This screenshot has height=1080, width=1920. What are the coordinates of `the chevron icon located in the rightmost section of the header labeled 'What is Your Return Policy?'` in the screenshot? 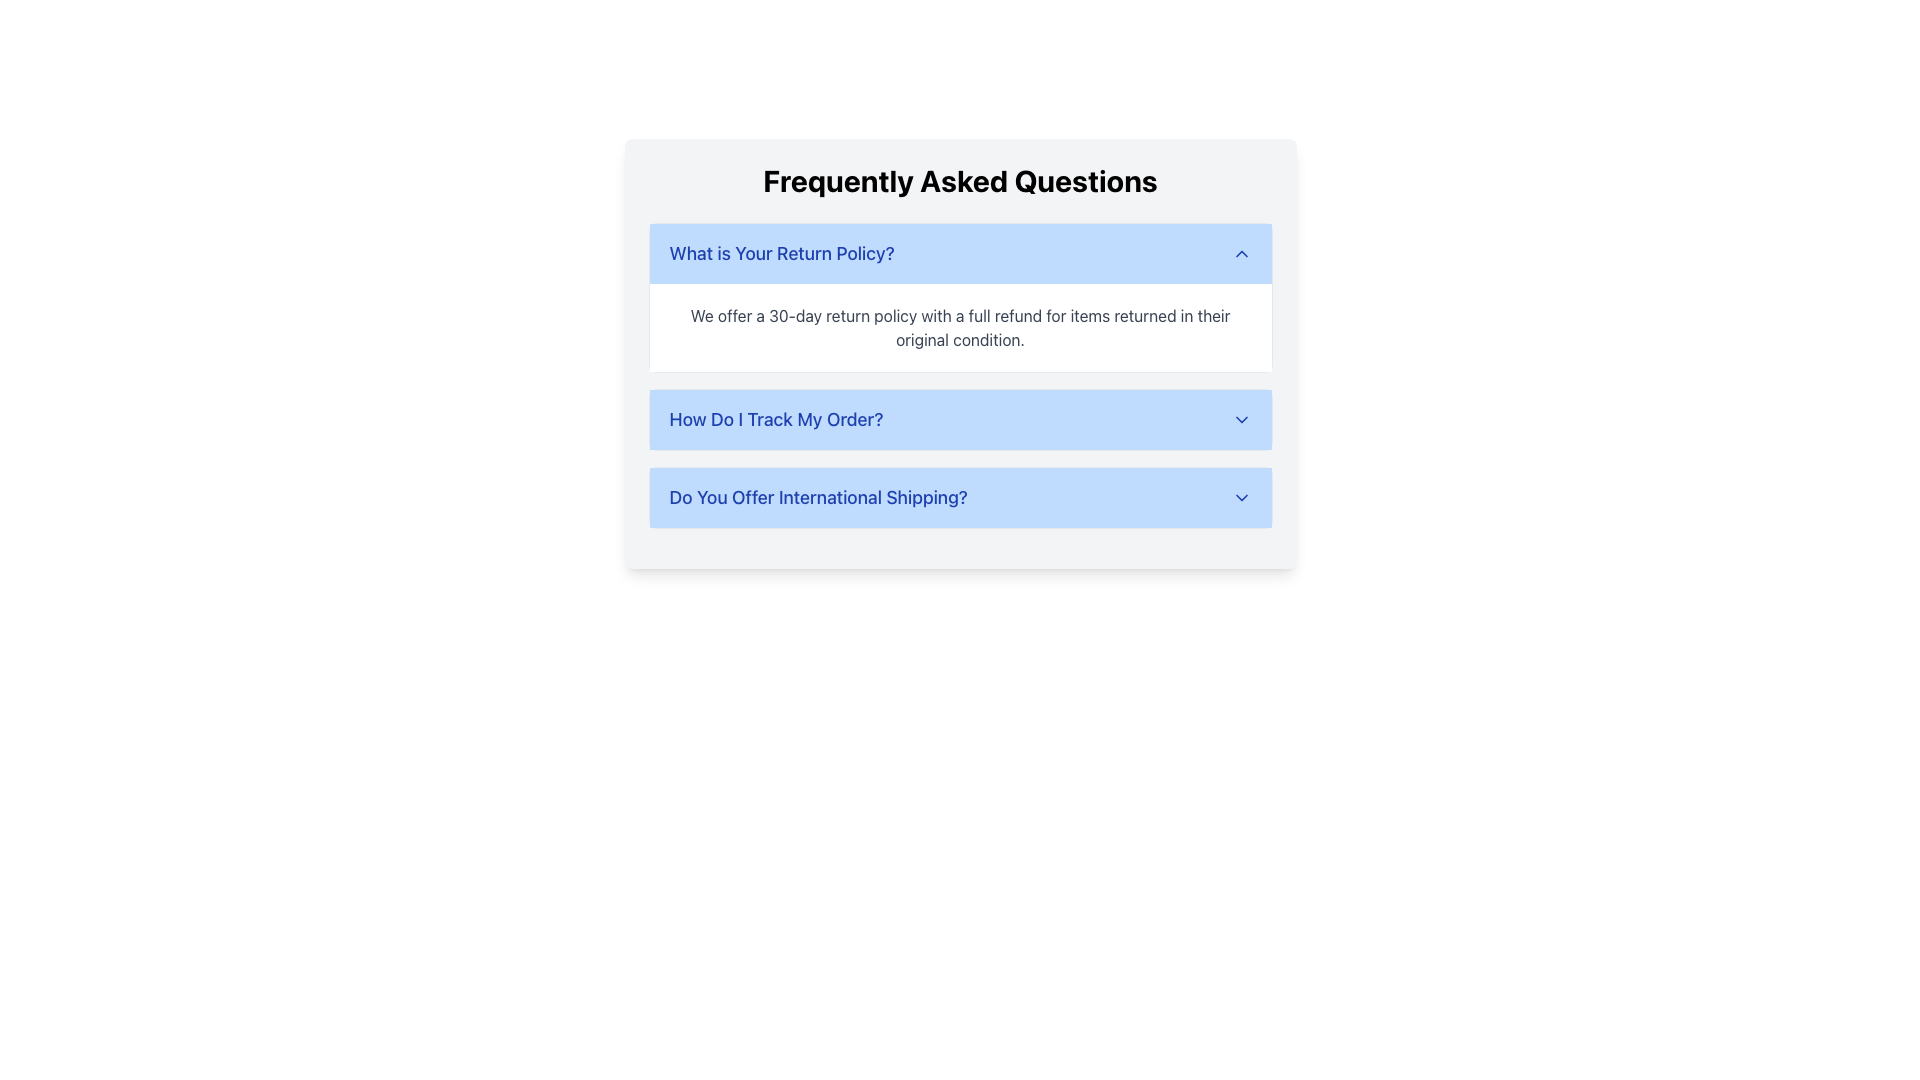 It's located at (1240, 253).